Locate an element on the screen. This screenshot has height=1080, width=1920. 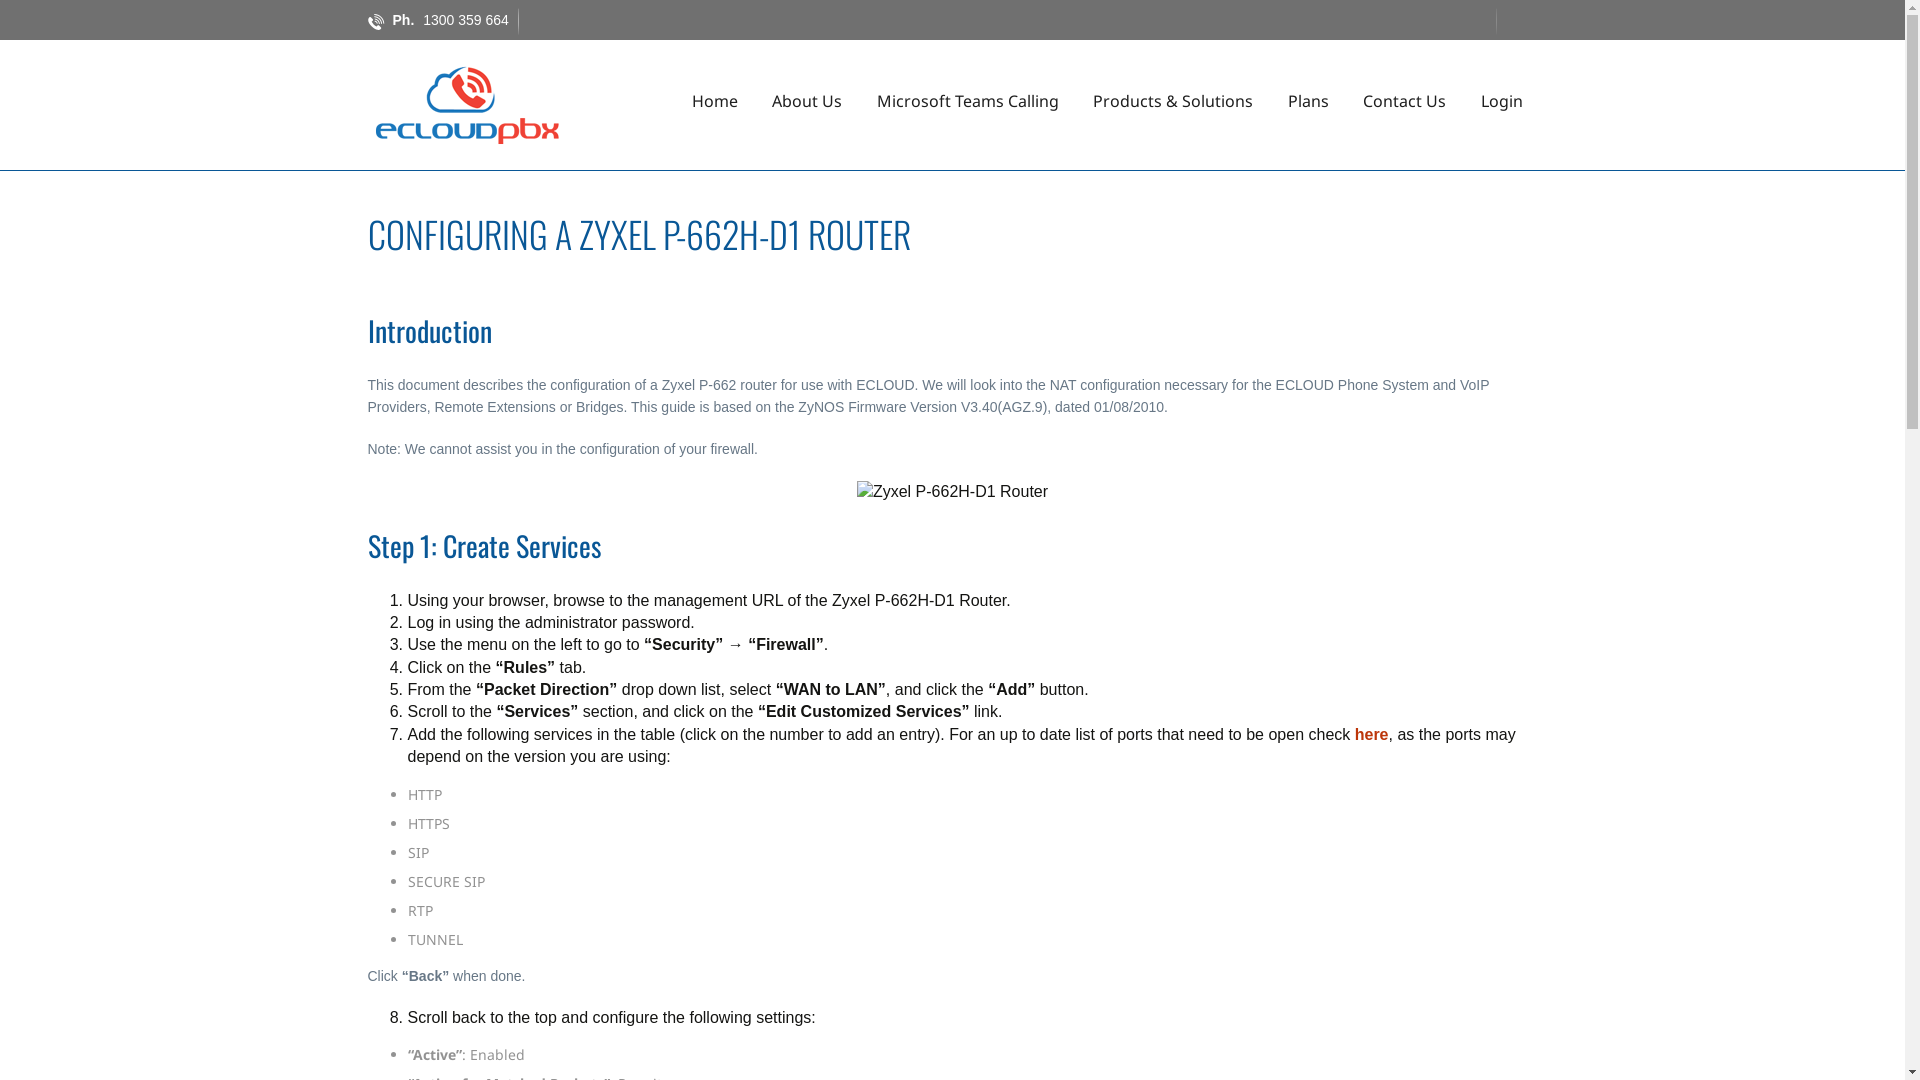
'Login' is located at coordinates (1465, 100).